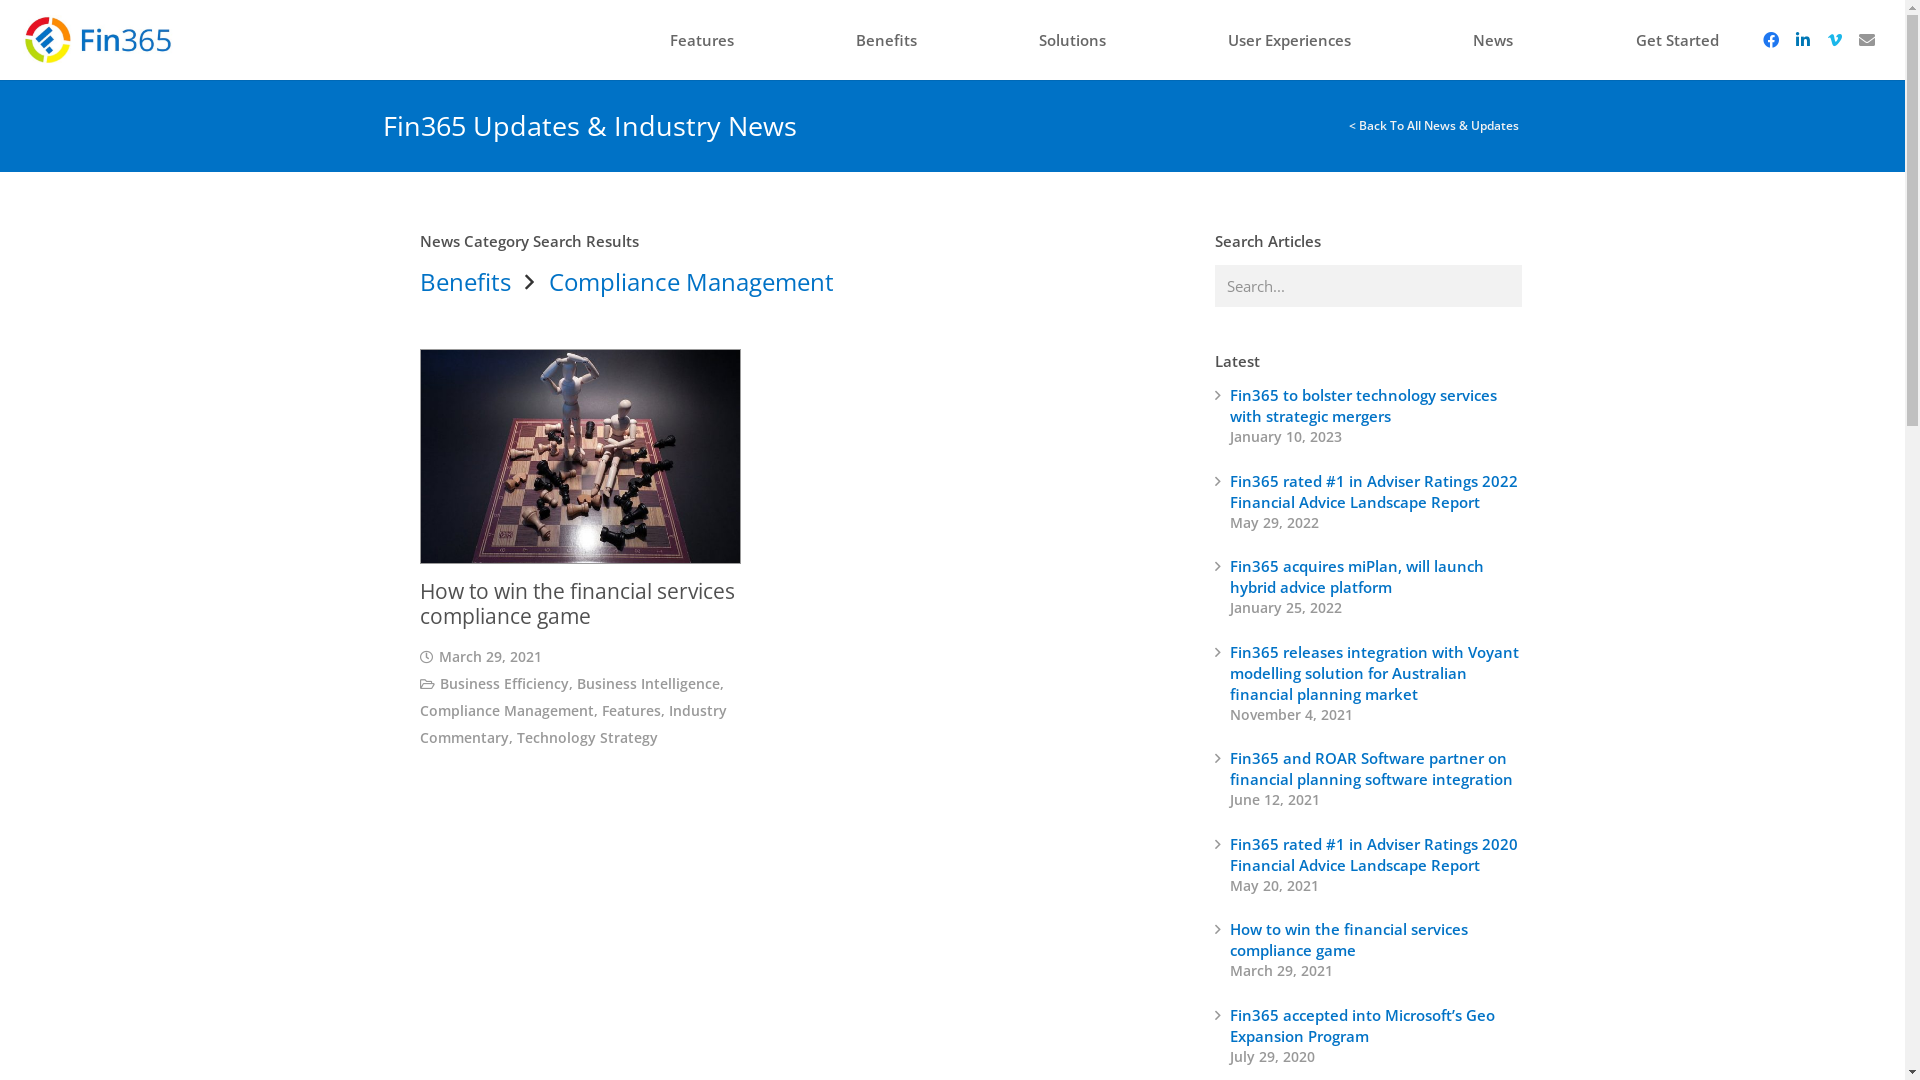 The image size is (1920, 1080). I want to click on 'Fin365 acquires miPlan, will launch hybrid advice platform', so click(1357, 576).